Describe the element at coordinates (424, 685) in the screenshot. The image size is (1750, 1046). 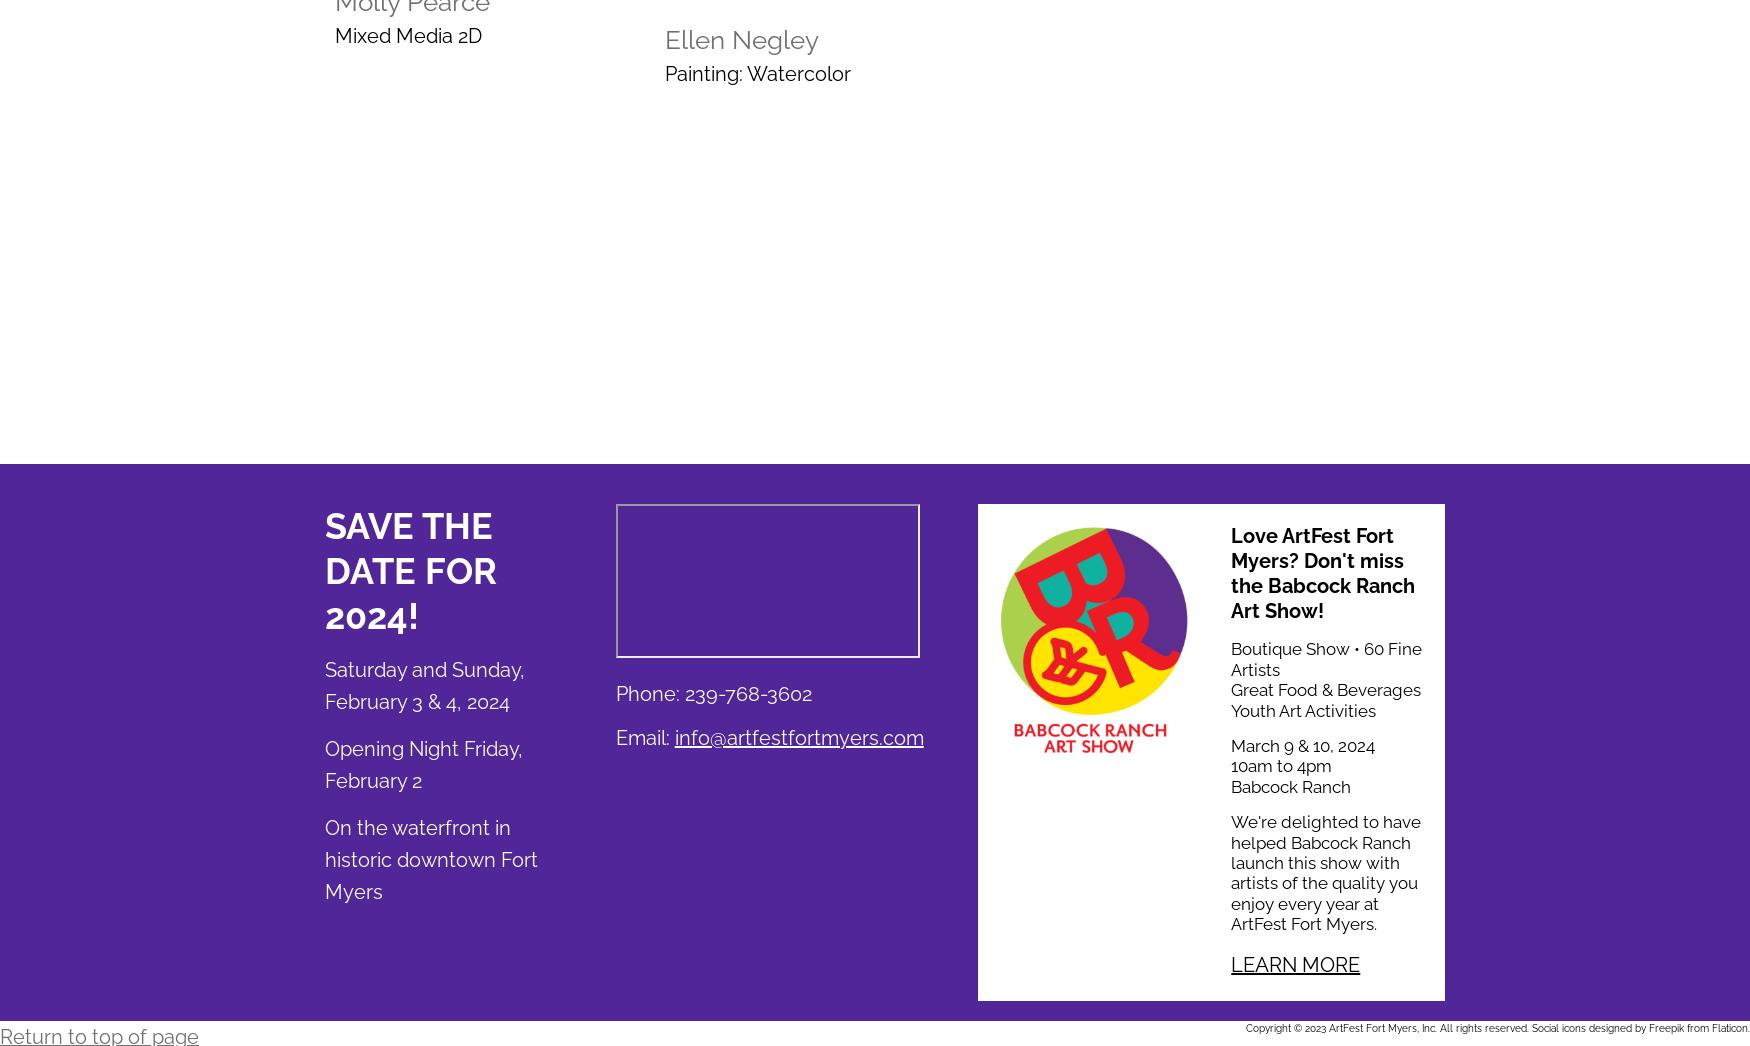
I see `'Saturday and Sunday, February 3 & 4, 2024'` at that location.